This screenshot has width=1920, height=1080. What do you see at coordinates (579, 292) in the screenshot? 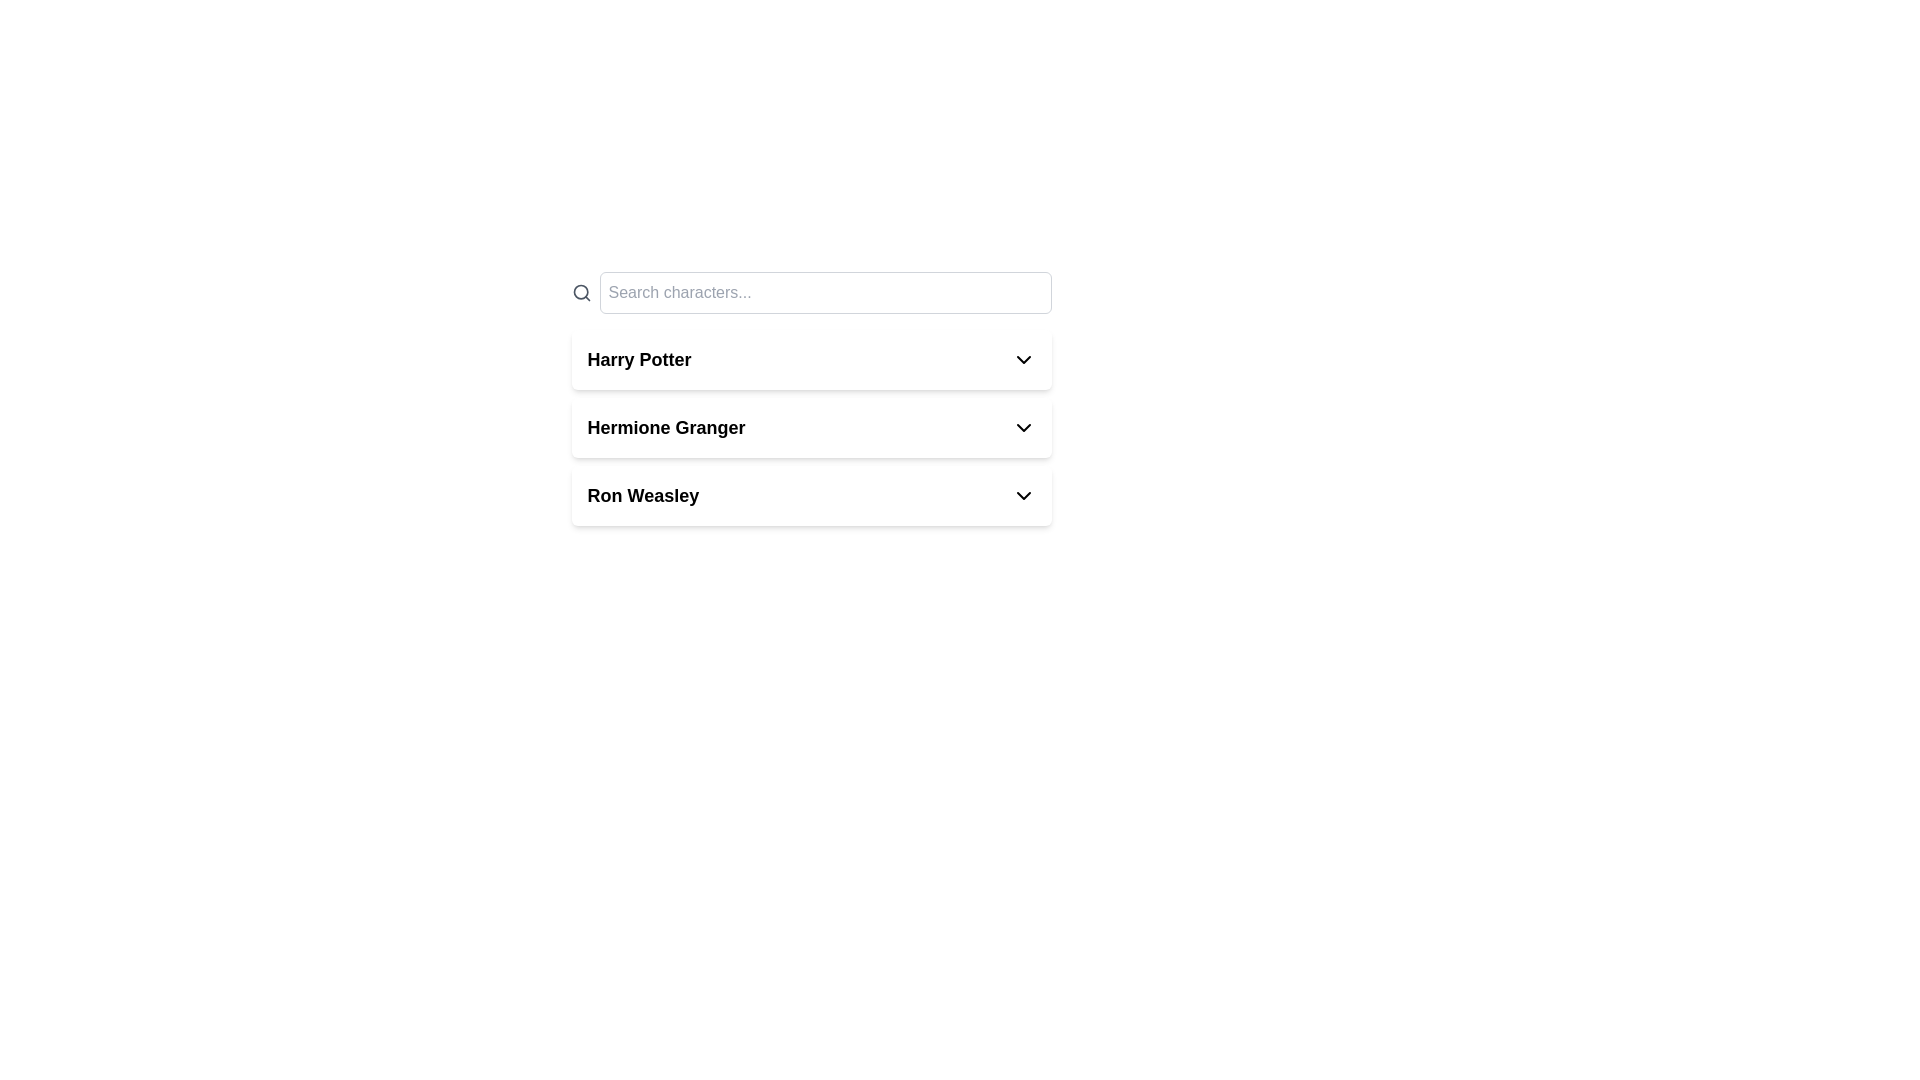
I see `the circular vector graphic that serves as the lens of the magnifying glass in the search icon, located left of the input field labeled 'Search characters...'` at bounding box center [579, 292].